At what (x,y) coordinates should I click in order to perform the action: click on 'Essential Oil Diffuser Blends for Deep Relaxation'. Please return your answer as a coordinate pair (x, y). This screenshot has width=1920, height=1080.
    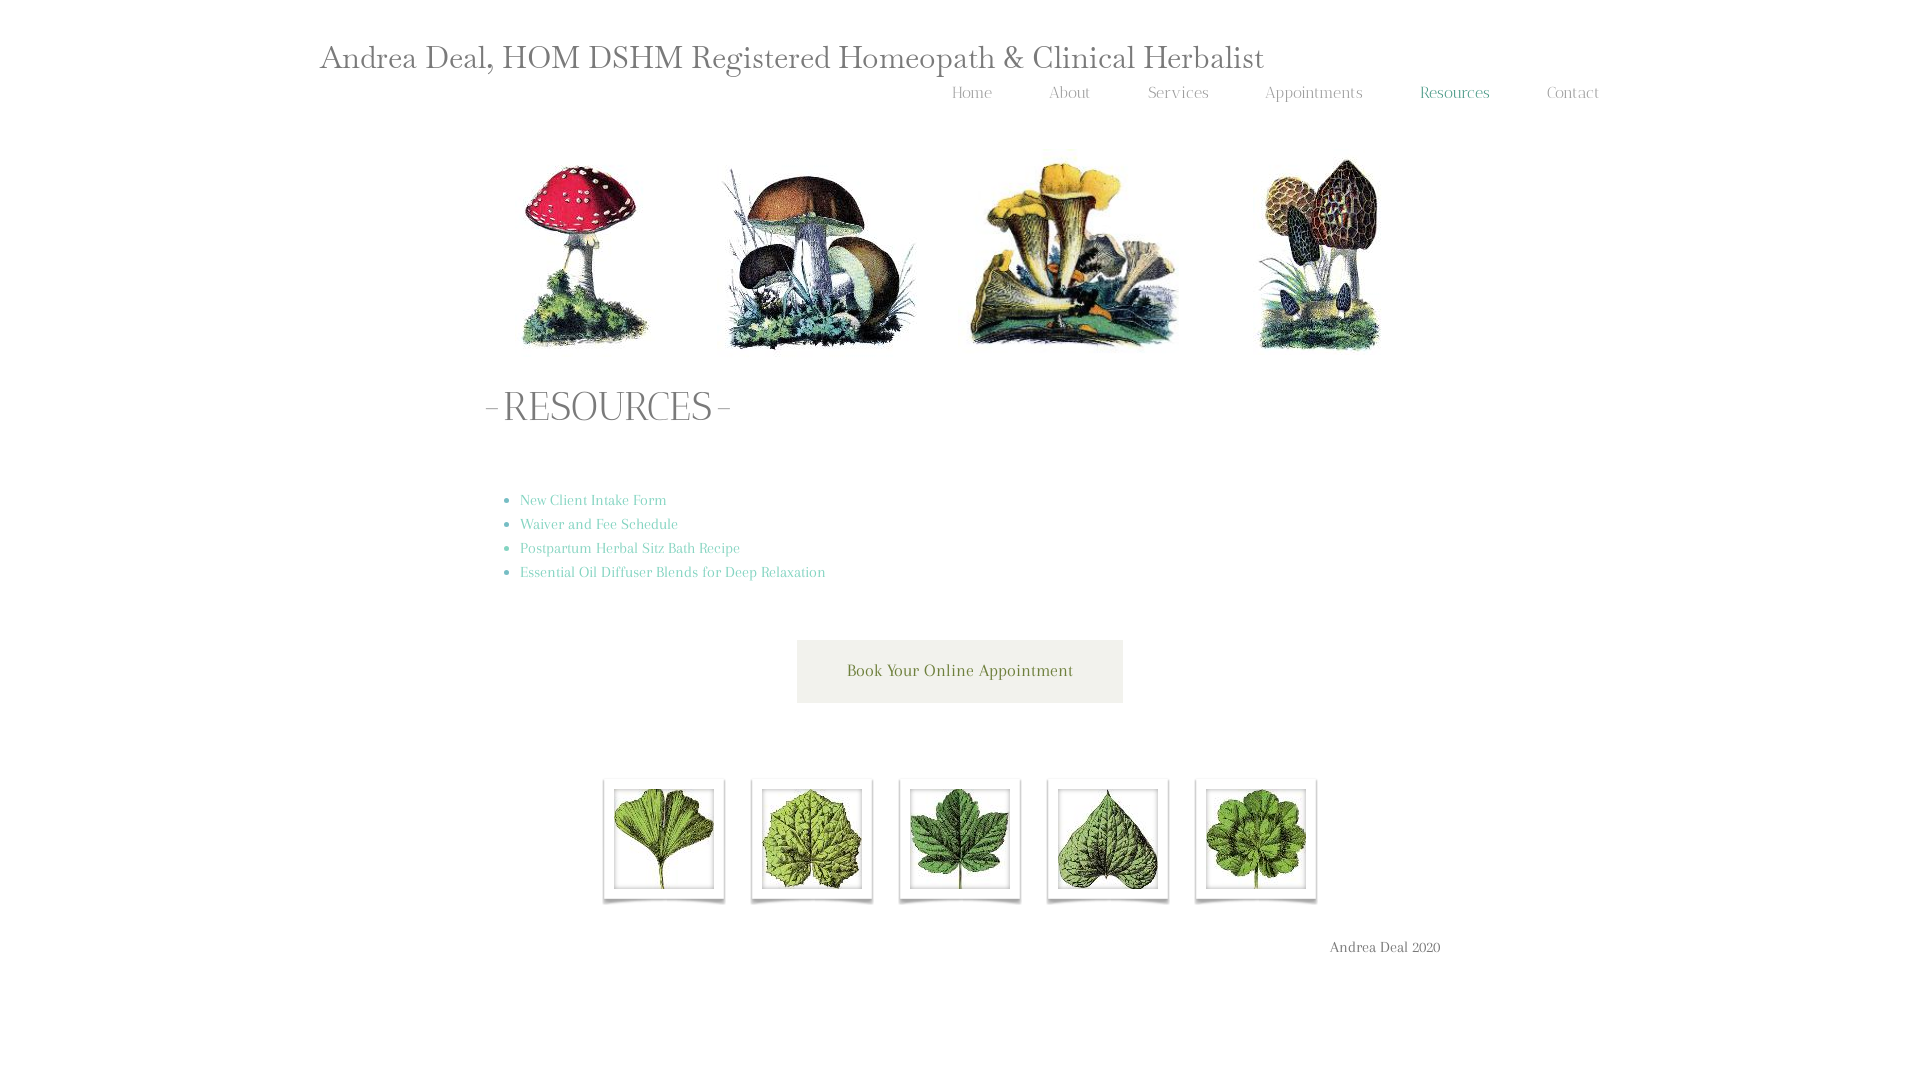
    Looking at the image, I should click on (672, 571).